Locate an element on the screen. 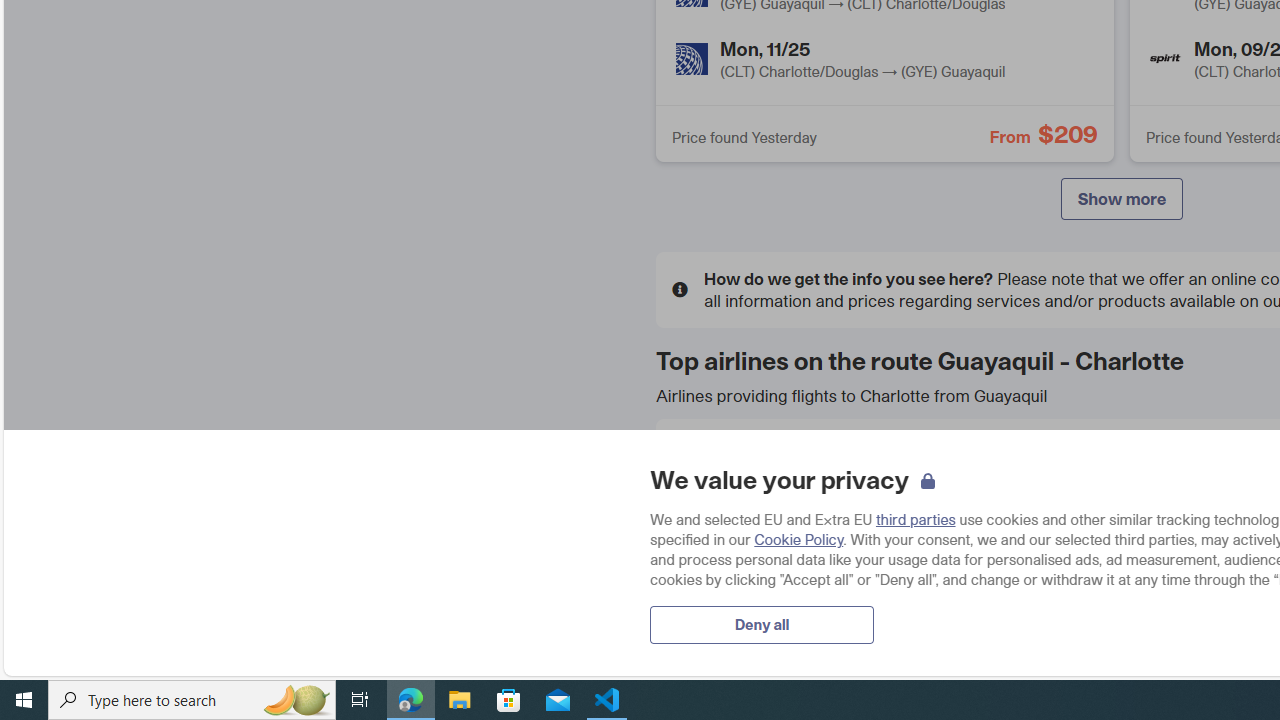 This screenshot has width=1280, height=720. 'Deny all' is located at coordinates (761, 623).